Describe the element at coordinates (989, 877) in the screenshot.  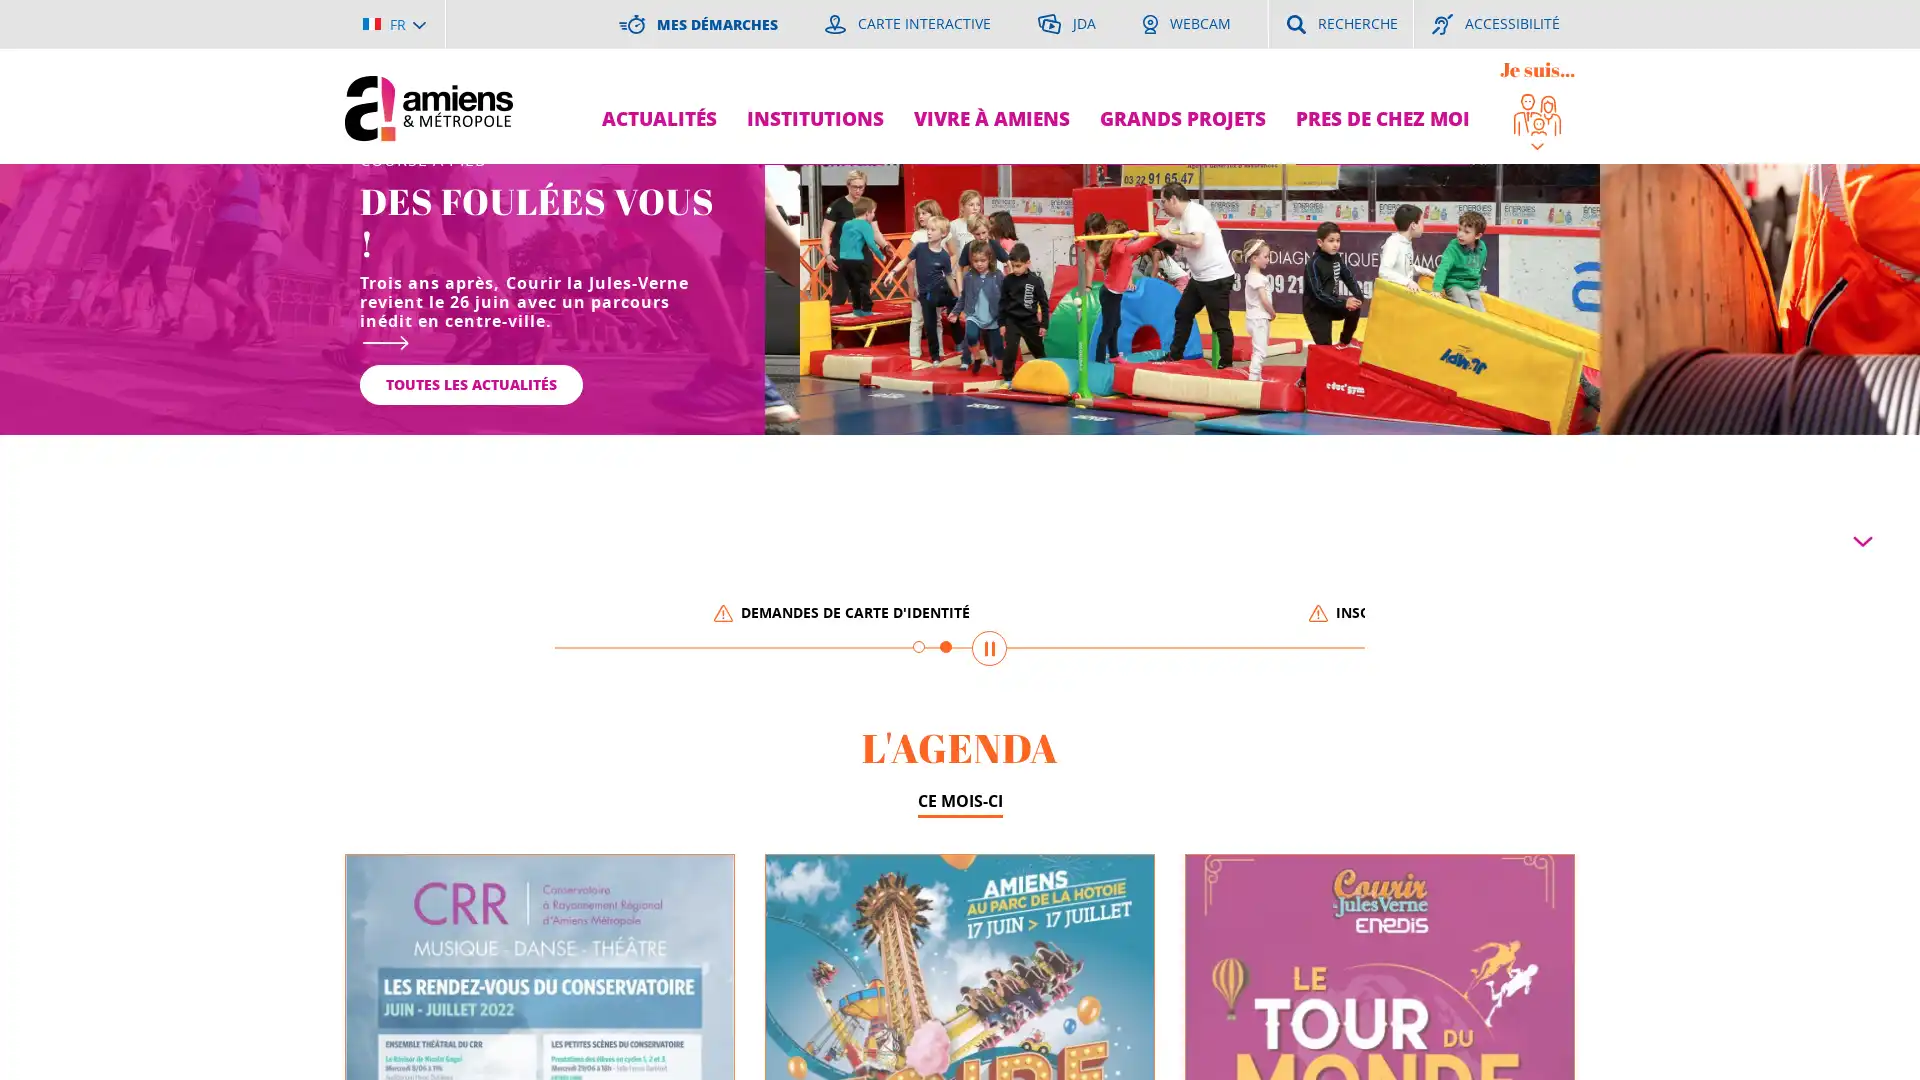
I see `Mettre en pause` at that location.